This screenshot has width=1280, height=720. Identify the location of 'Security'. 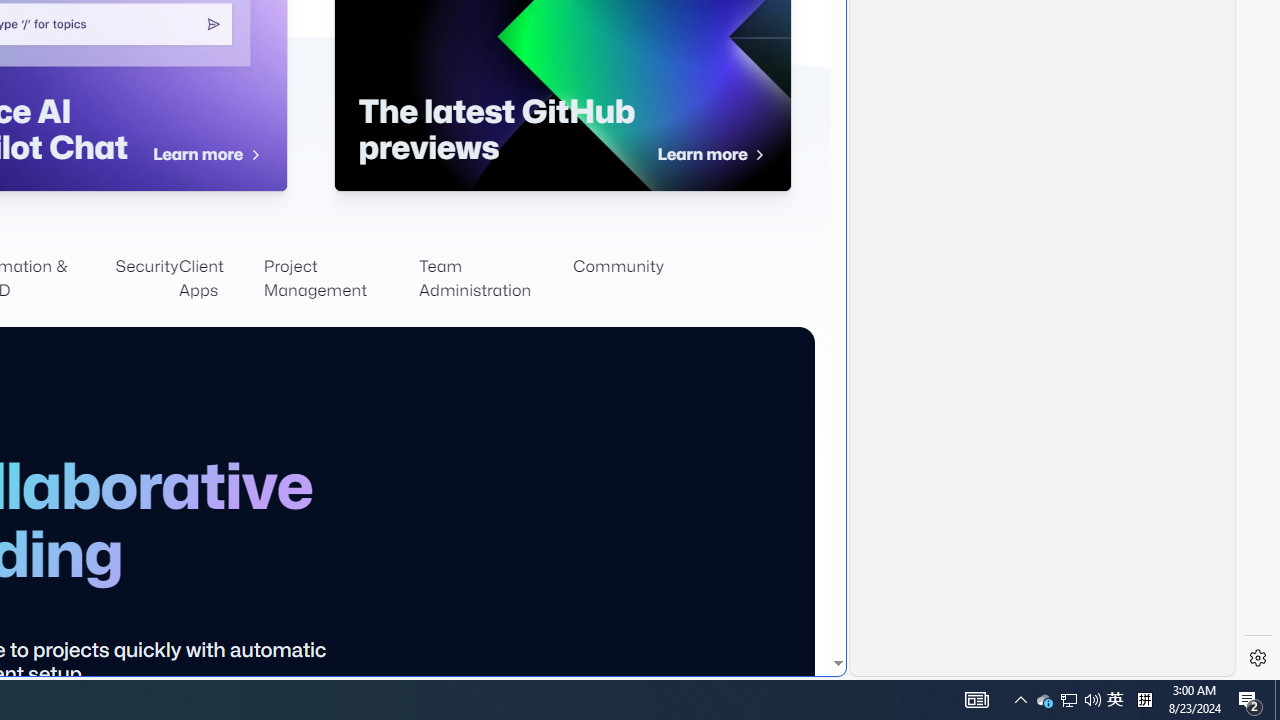
(146, 279).